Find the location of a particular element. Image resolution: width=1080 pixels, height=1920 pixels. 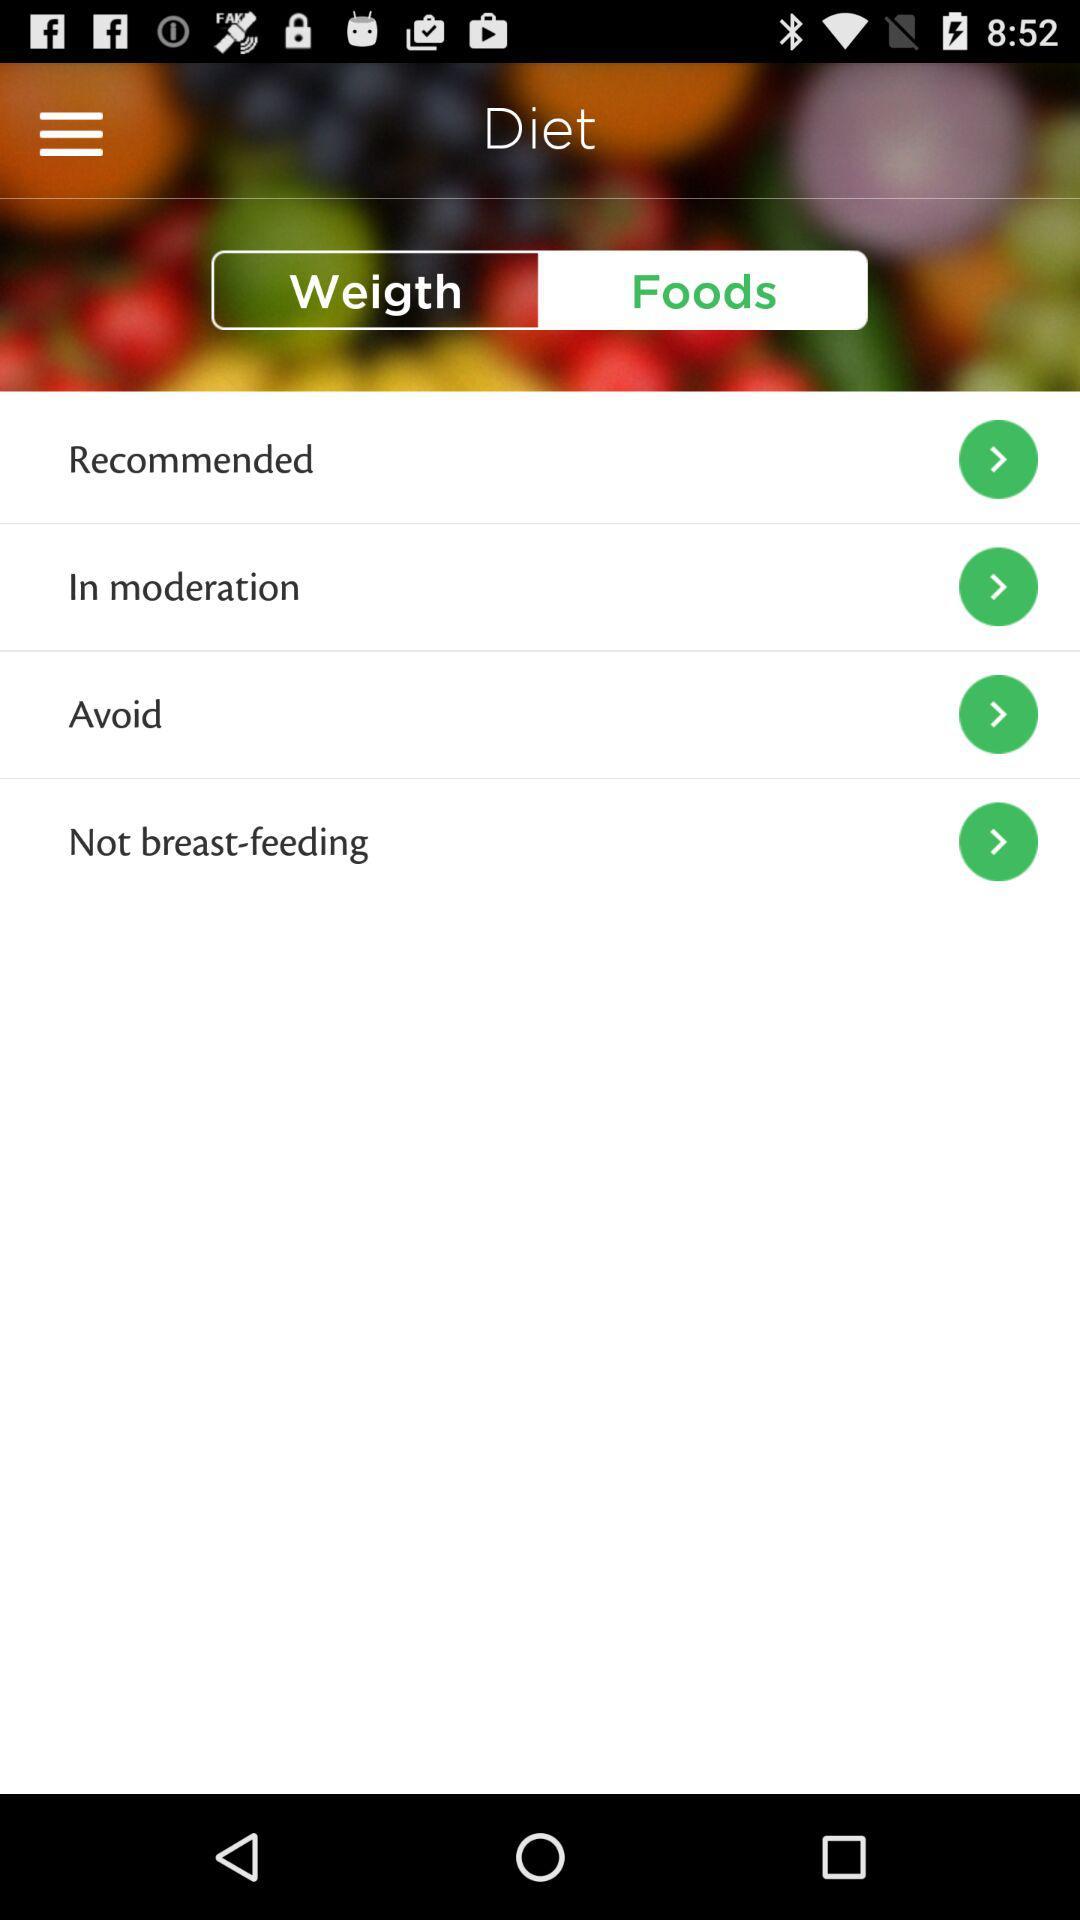

the menu icon is located at coordinates (70, 142).